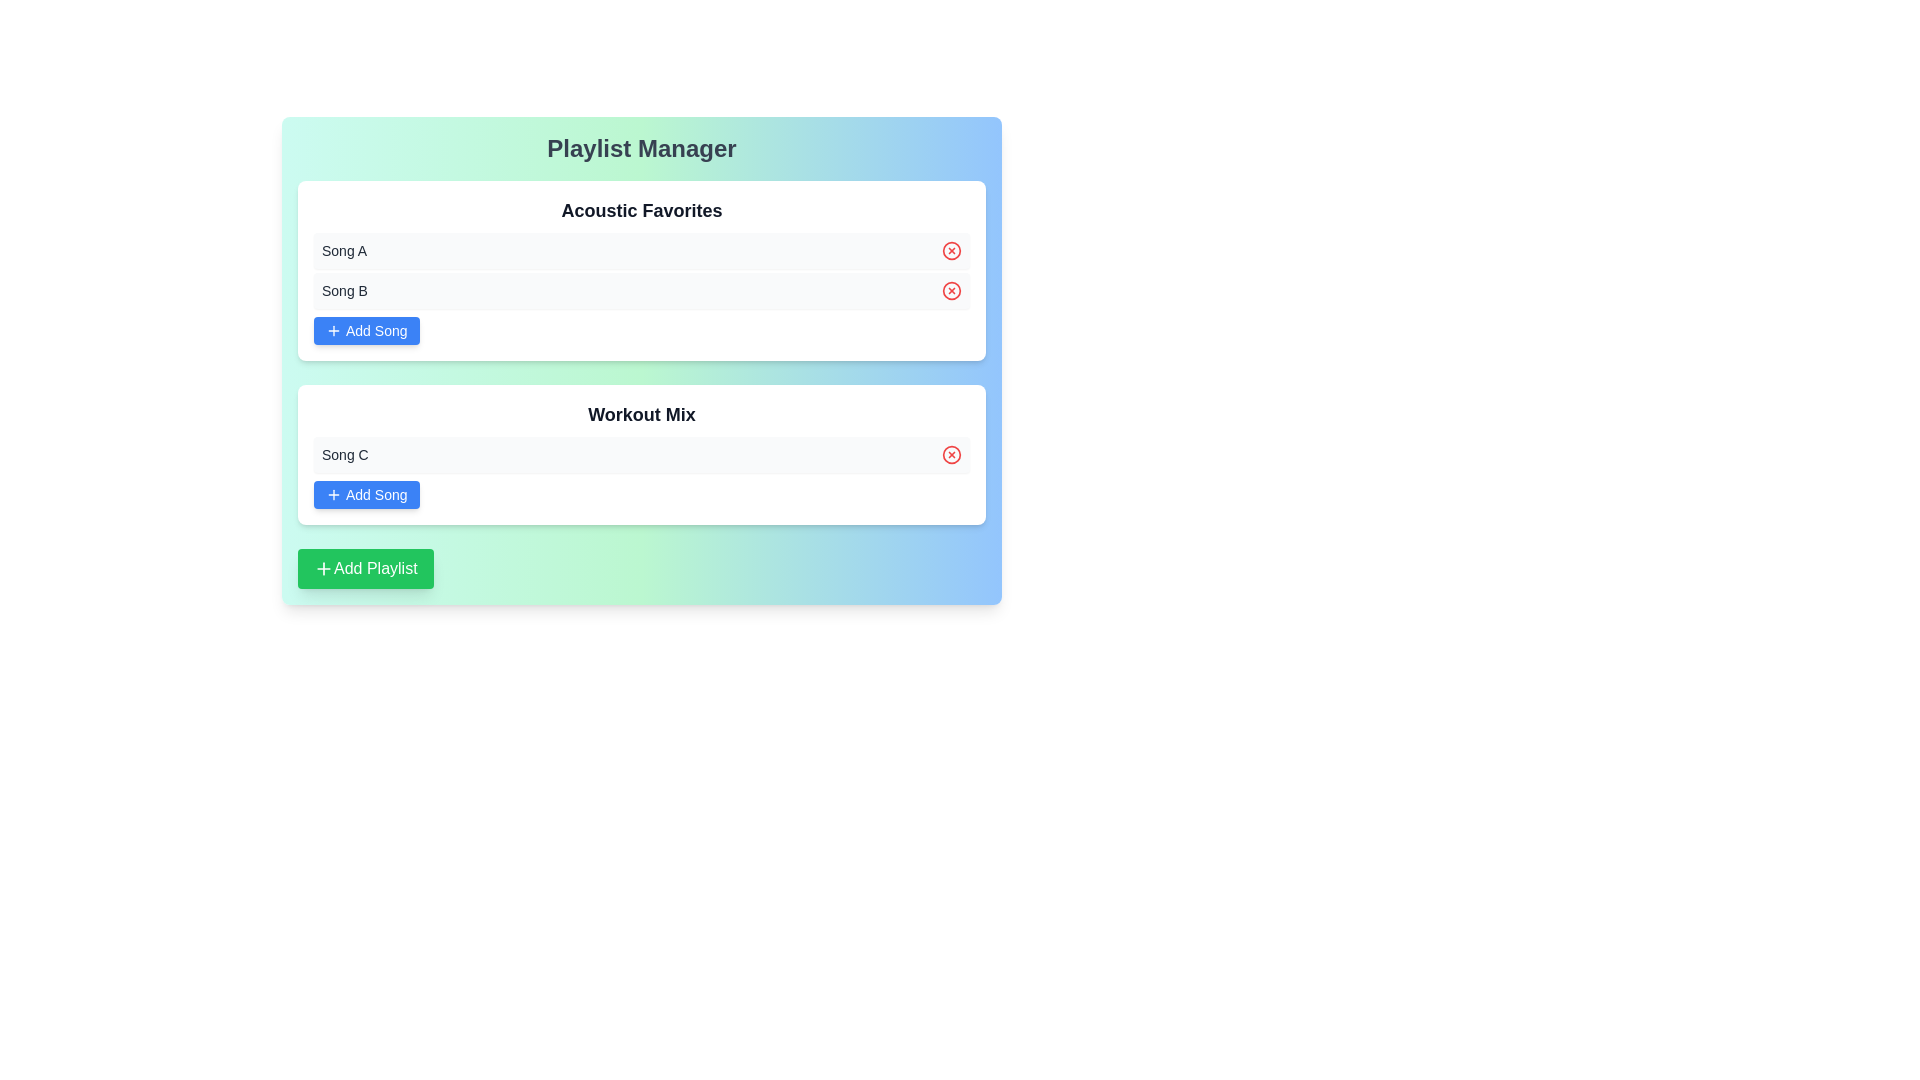  I want to click on the 'Workout Mix' text label, which is displayed in a large and bold font at the top of a white card with rounded corners, so click(642, 414).